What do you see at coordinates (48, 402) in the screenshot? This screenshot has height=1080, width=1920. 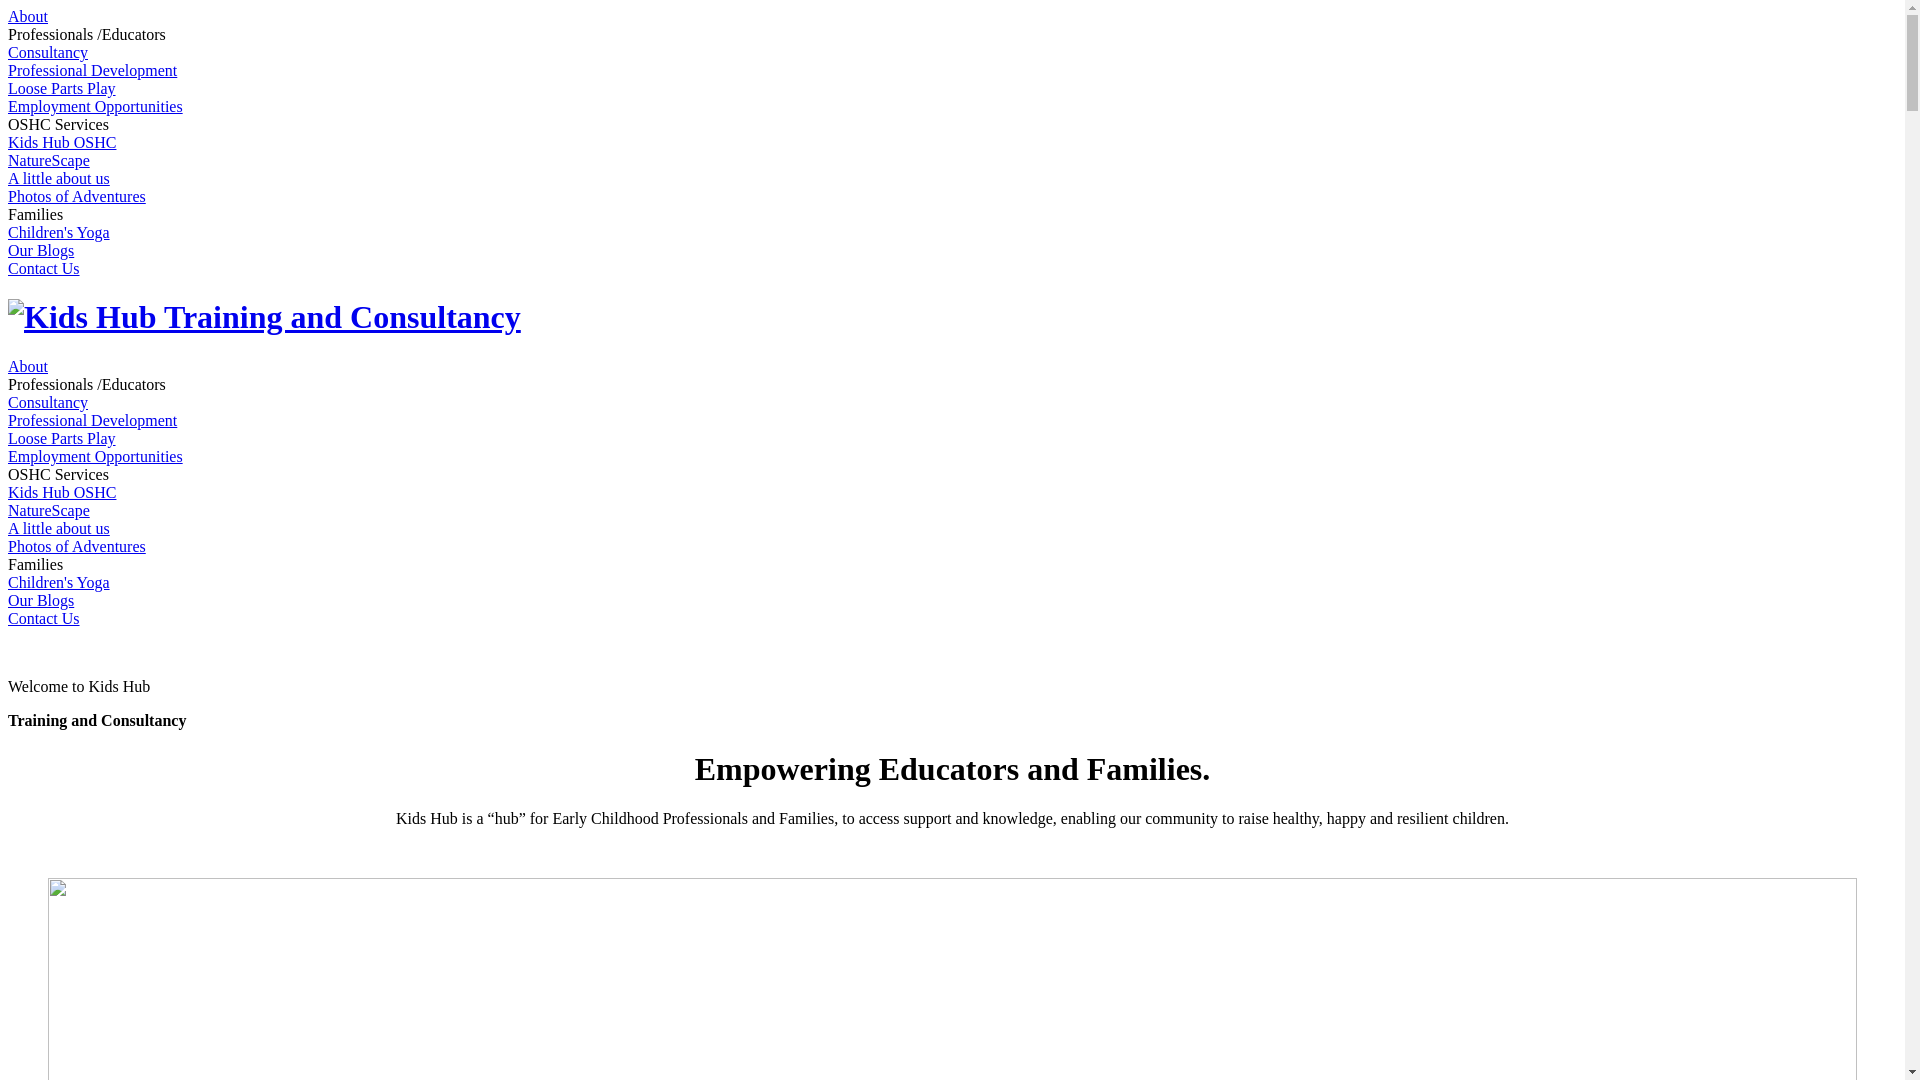 I see `'Consultancy'` at bounding box center [48, 402].